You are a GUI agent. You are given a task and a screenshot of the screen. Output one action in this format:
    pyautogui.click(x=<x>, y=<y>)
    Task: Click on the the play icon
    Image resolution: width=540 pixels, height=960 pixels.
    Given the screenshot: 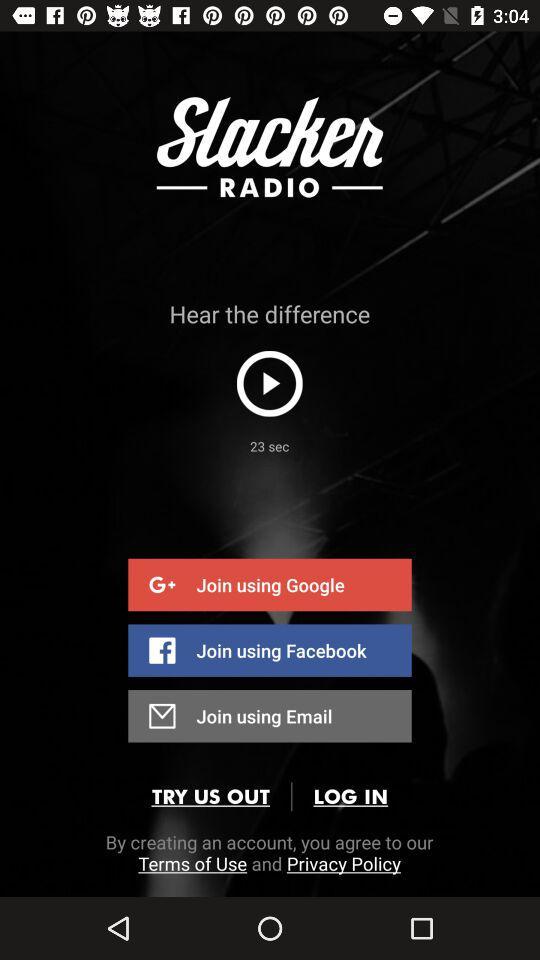 What is the action you would take?
    pyautogui.click(x=269, y=382)
    